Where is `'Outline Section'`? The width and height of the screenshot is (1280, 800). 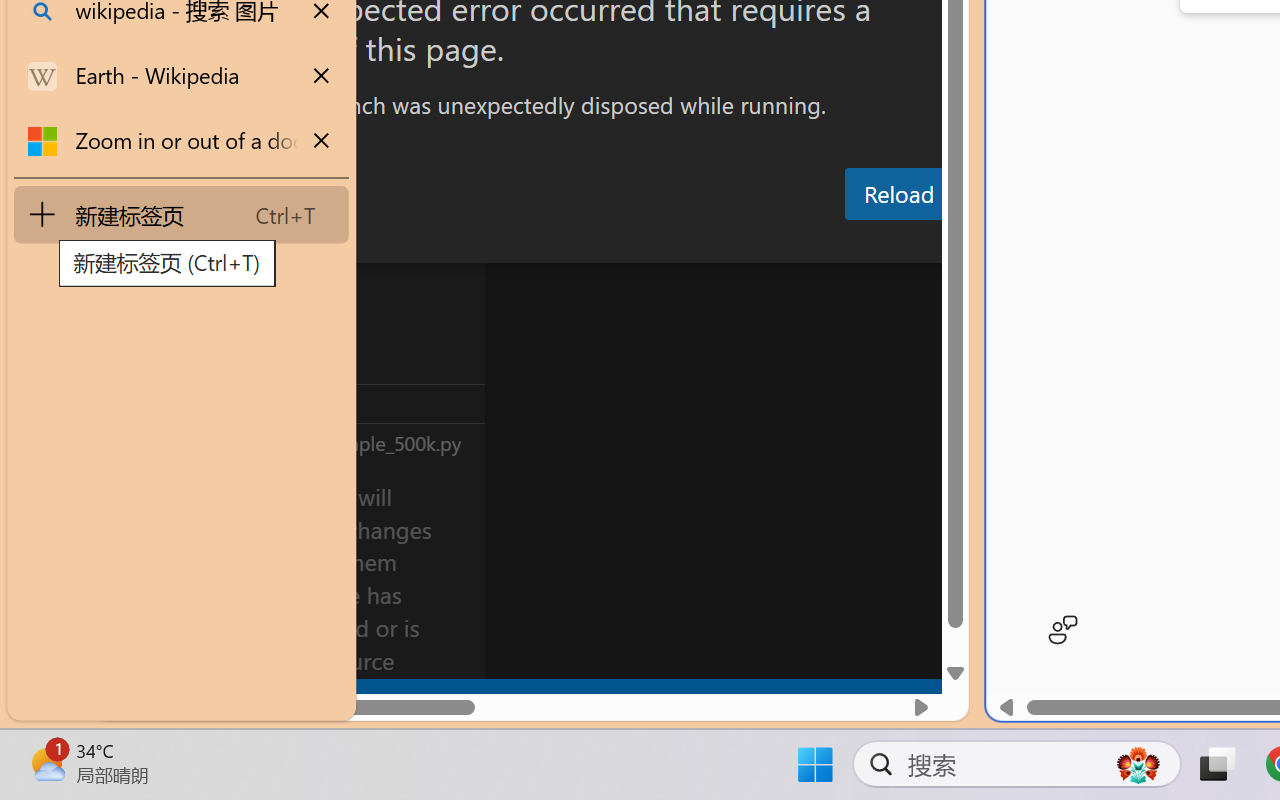 'Outline Section' is located at coordinates (331, 403).